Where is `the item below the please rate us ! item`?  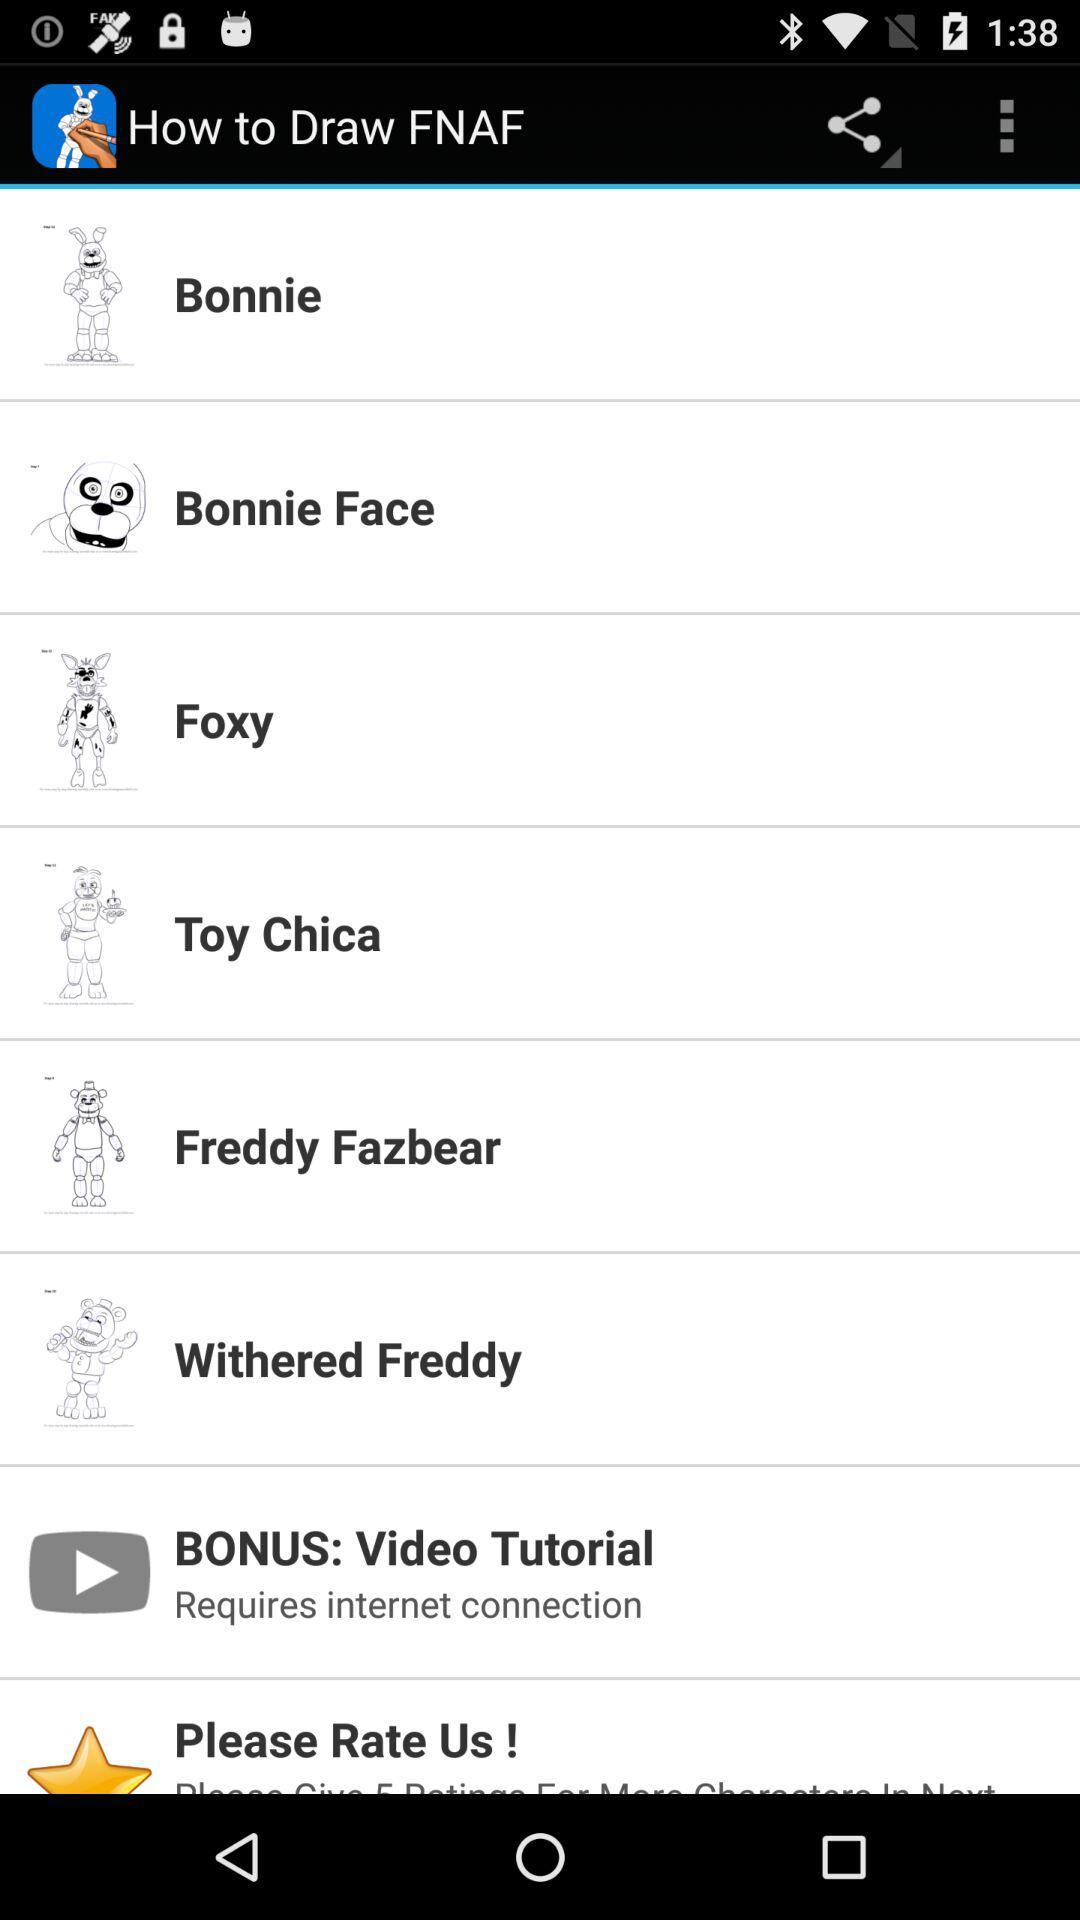
the item below the please rate us ! item is located at coordinates (613, 1782).